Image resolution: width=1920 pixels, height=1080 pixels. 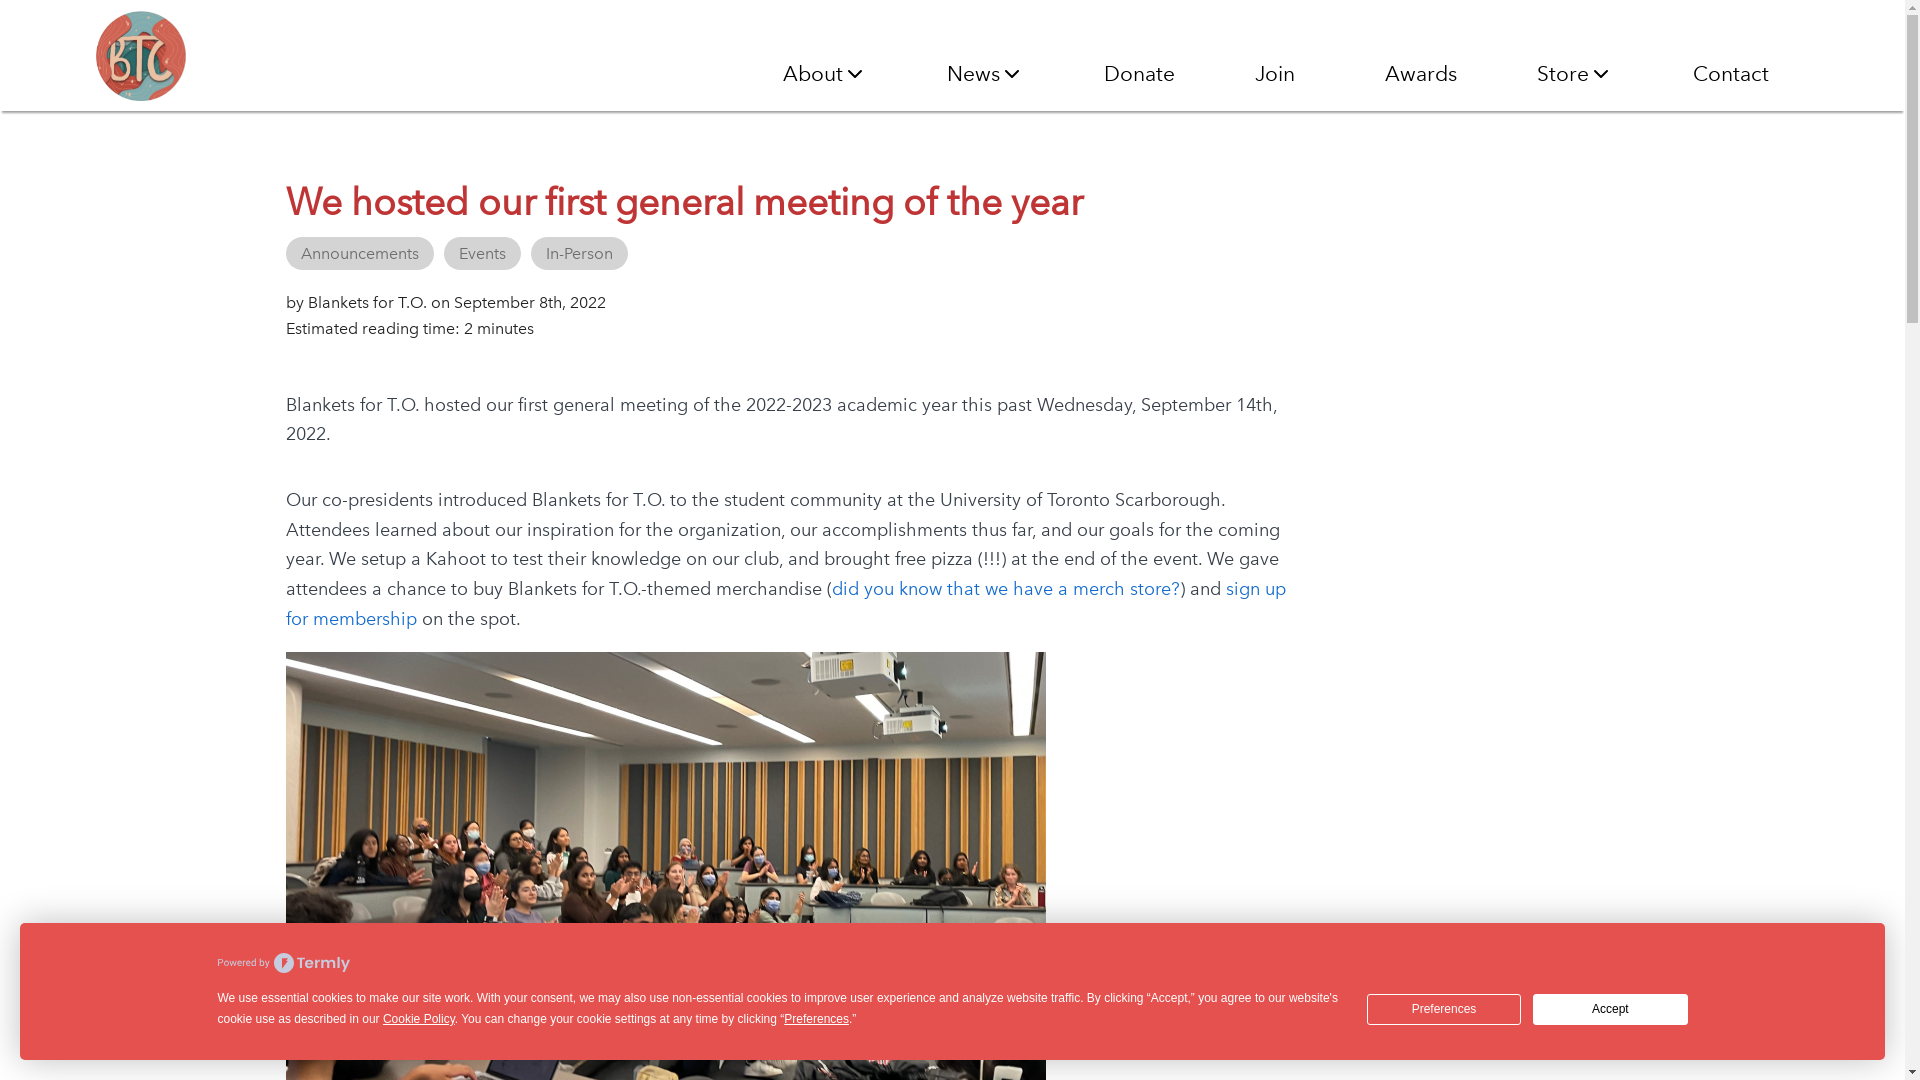 What do you see at coordinates (1730, 72) in the screenshot?
I see `'Contact'` at bounding box center [1730, 72].